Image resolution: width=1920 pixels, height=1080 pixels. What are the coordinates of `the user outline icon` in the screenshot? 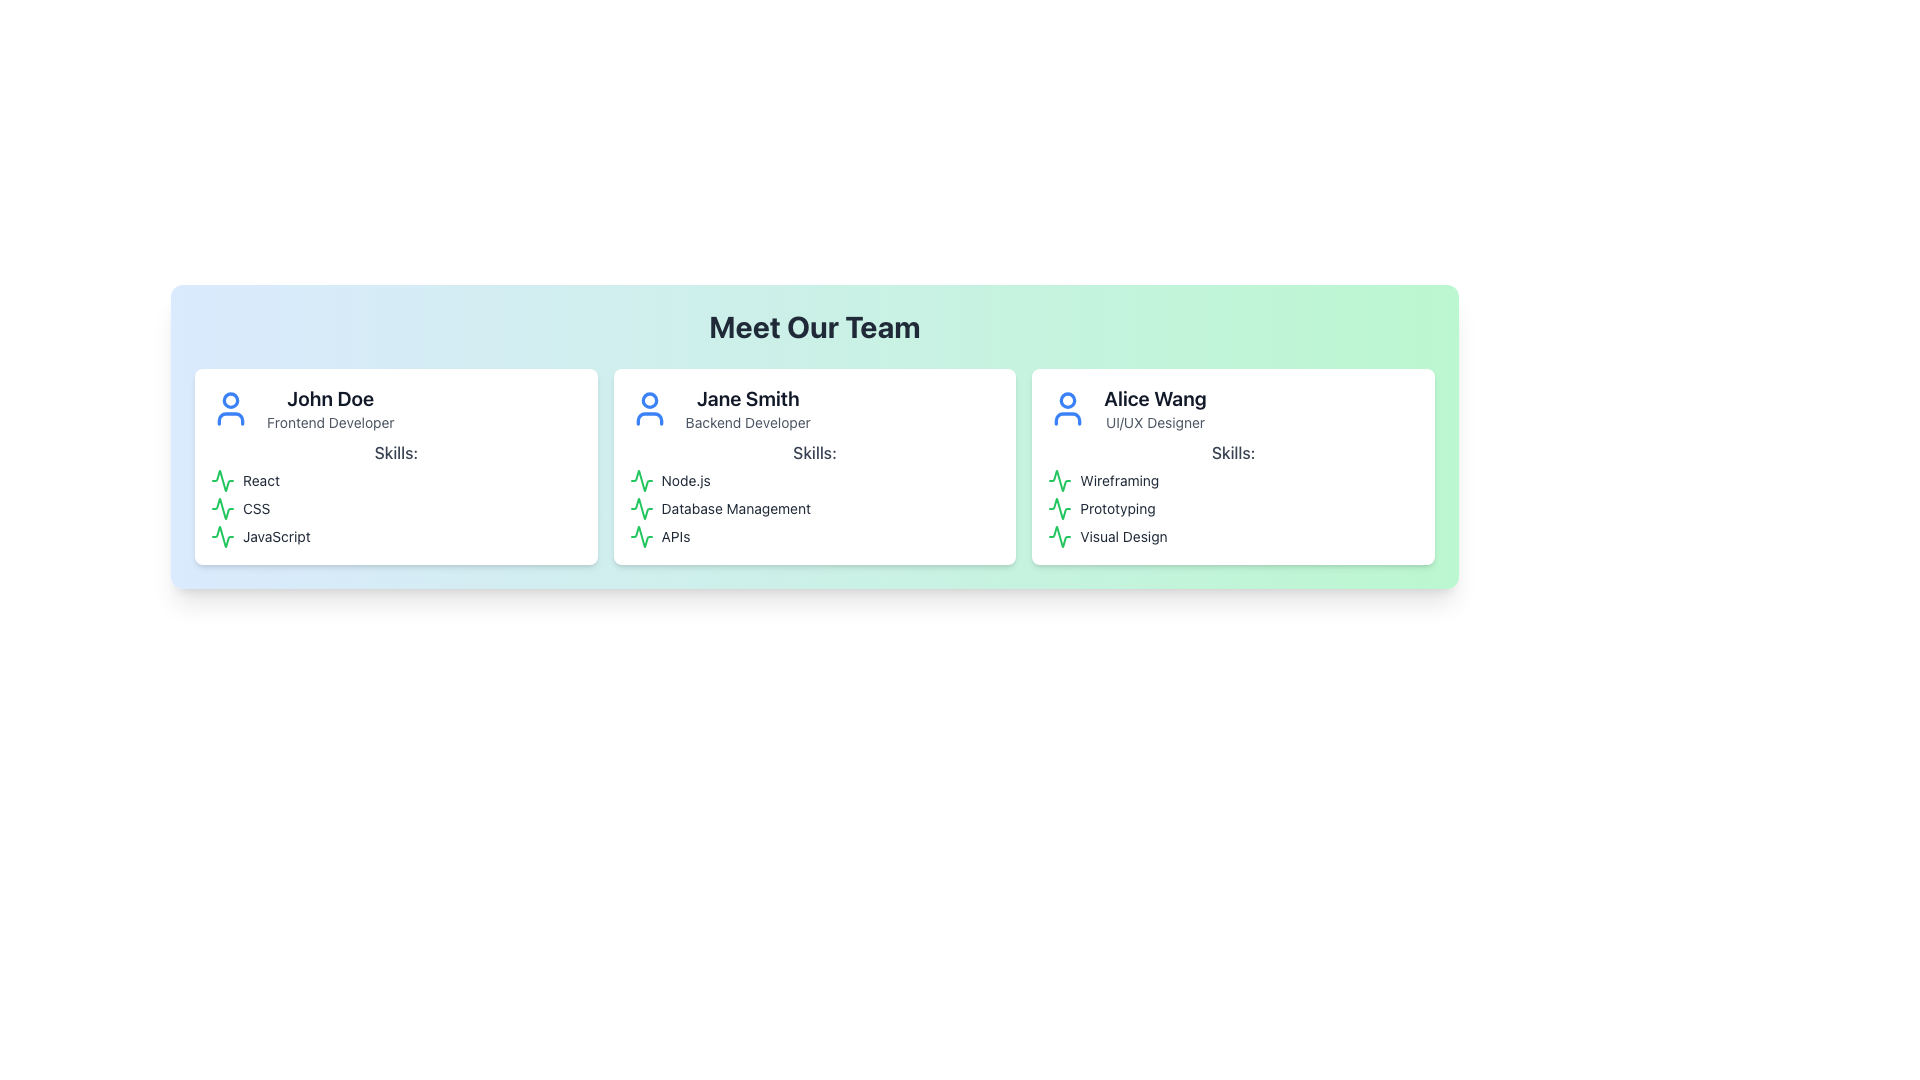 It's located at (649, 407).